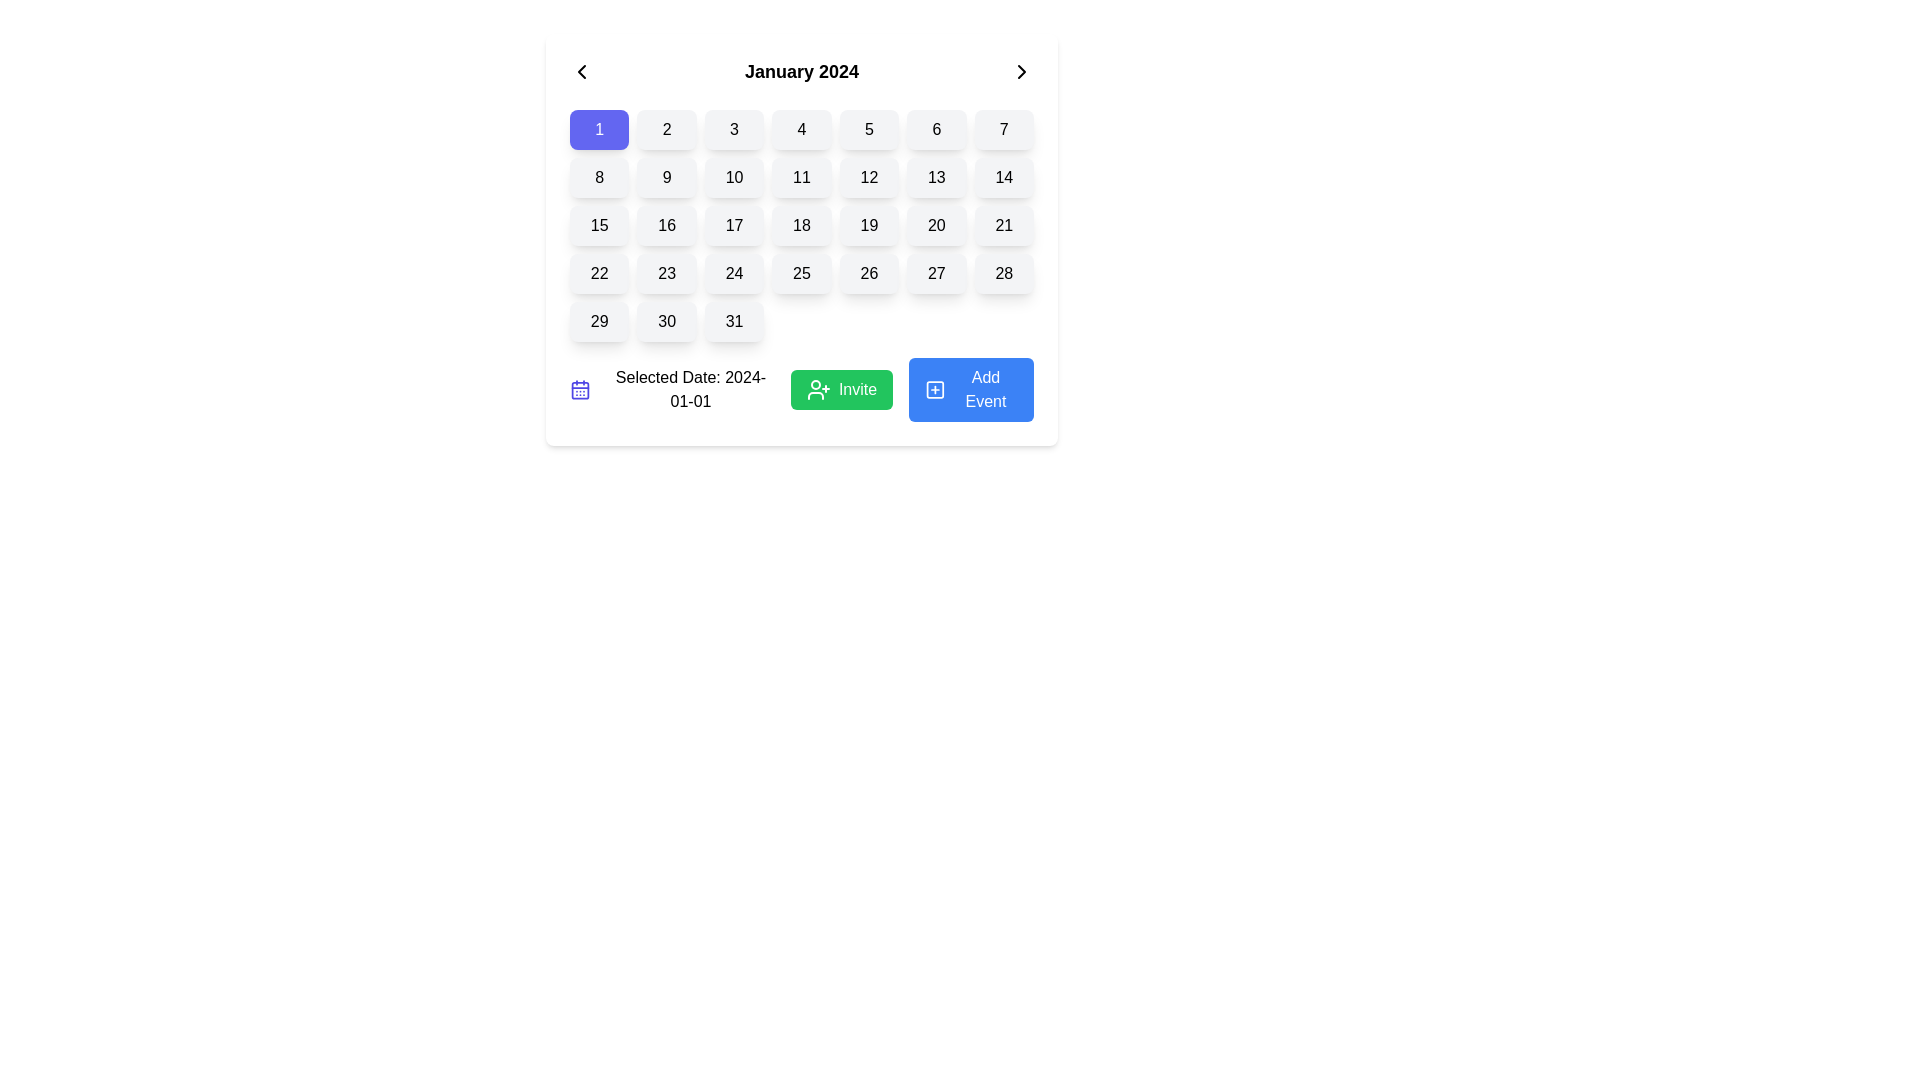 The image size is (1920, 1080). What do you see at coordinates (733, 273) in the screenshot?
I see `the interactive calendar day button labeled '24'` at bounding box center [733, 273].